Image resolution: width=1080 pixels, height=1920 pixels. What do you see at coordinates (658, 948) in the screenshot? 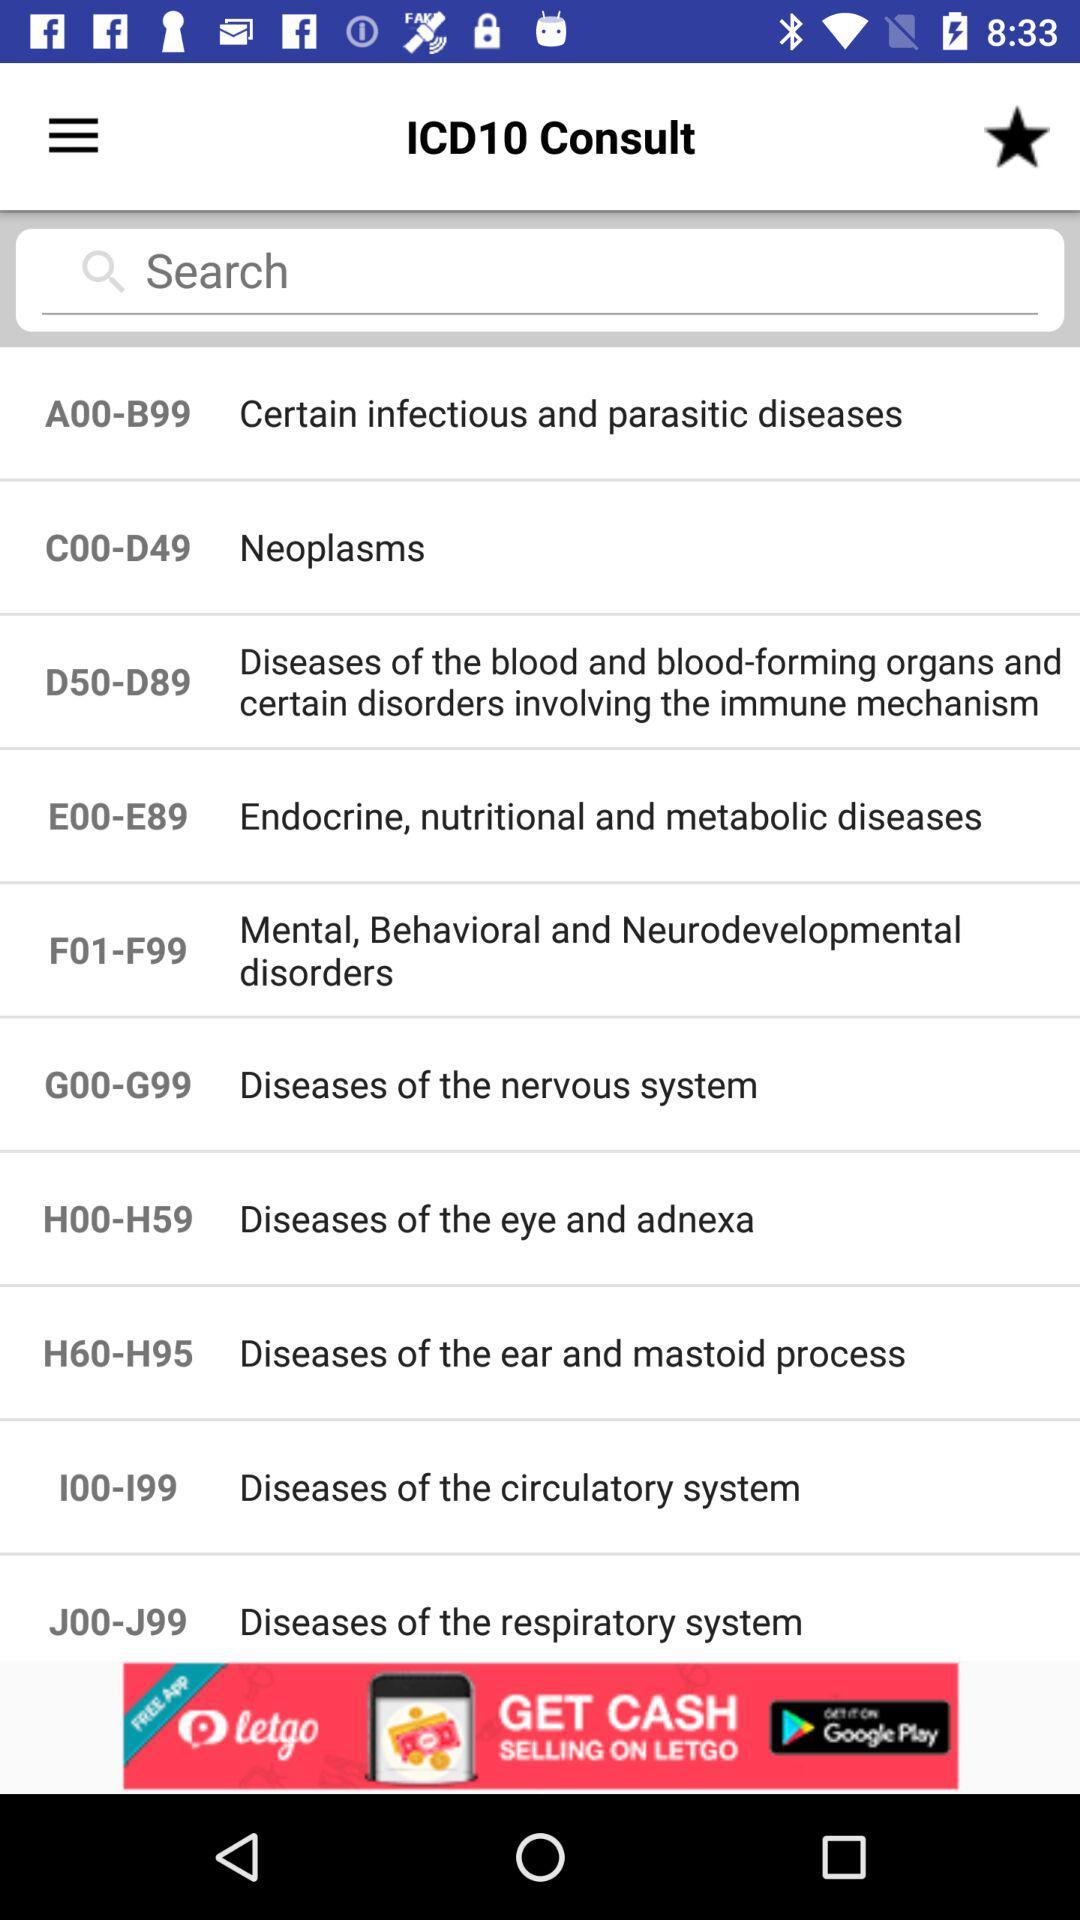
I see `the icon below e00-e89` at bounding box center [658, 948].